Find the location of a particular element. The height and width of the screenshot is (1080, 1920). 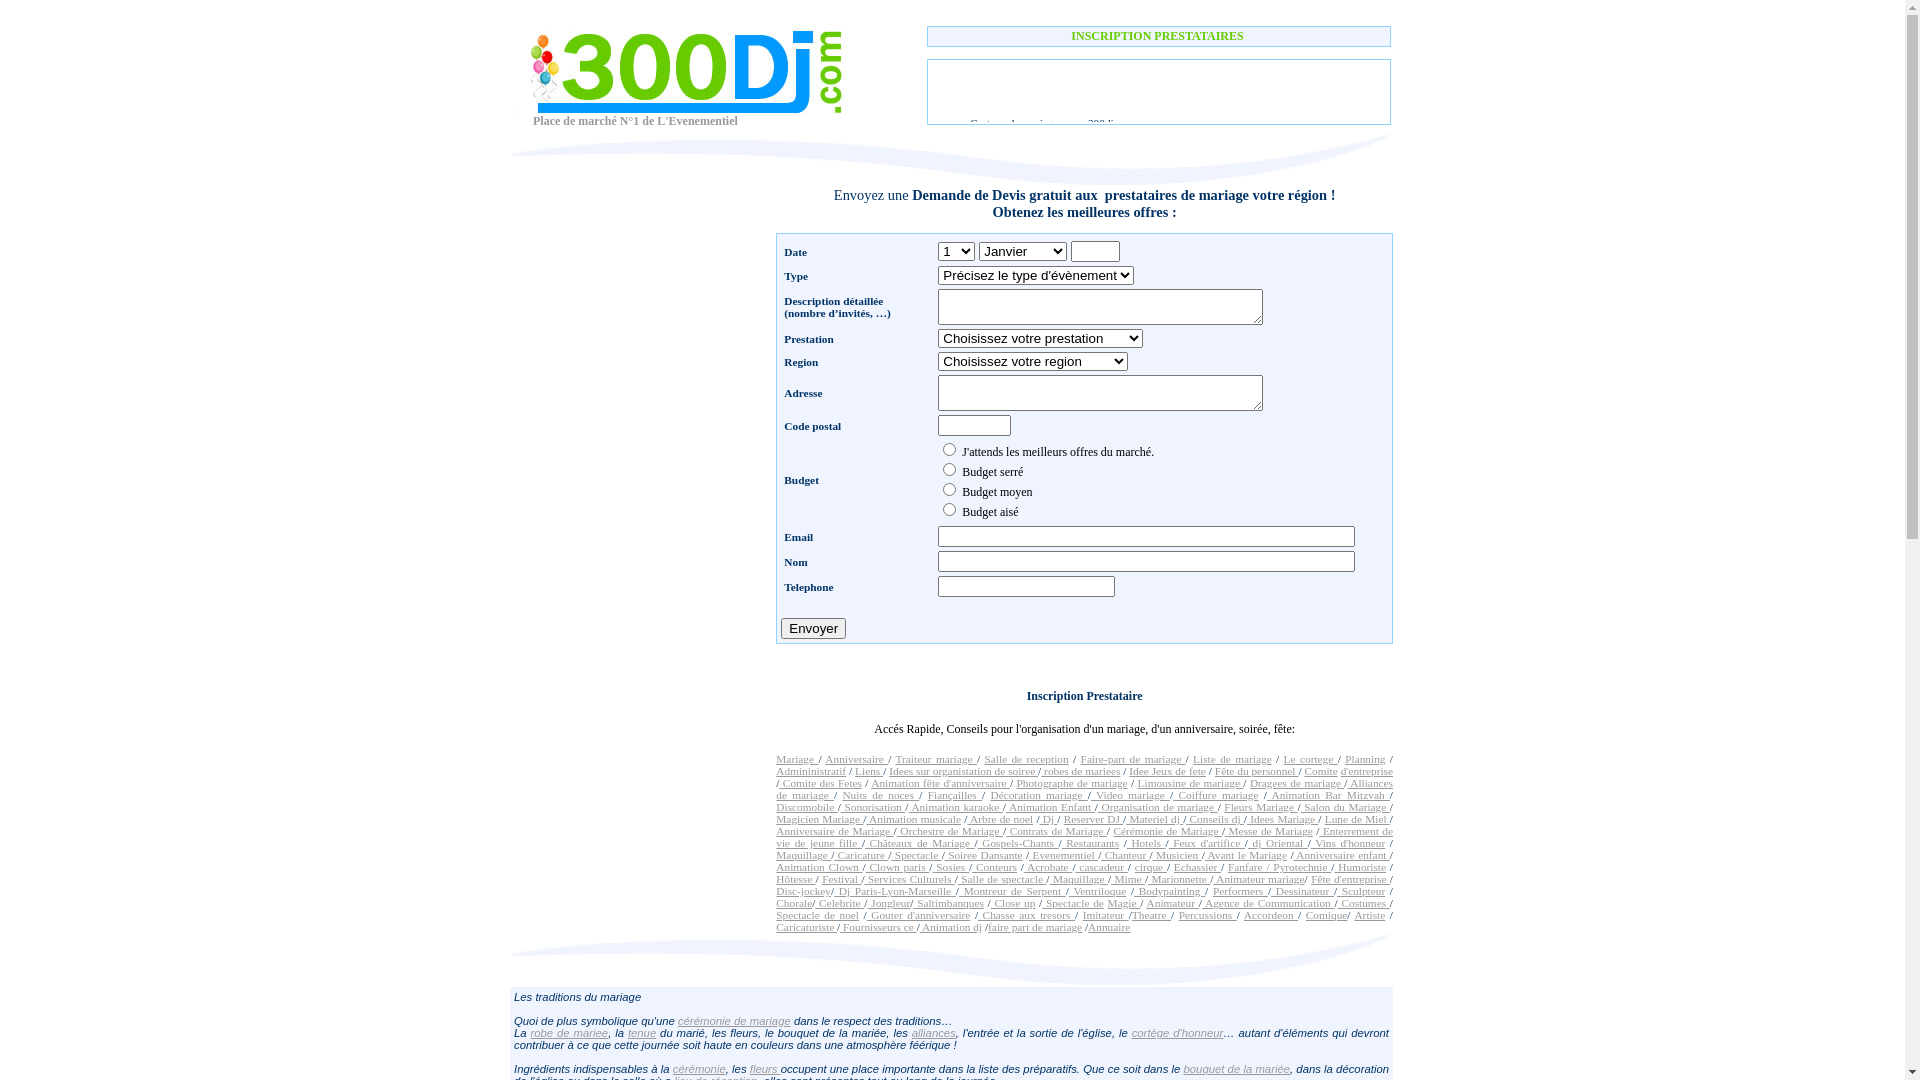

'Liens' is located at coordinates (868, 770).